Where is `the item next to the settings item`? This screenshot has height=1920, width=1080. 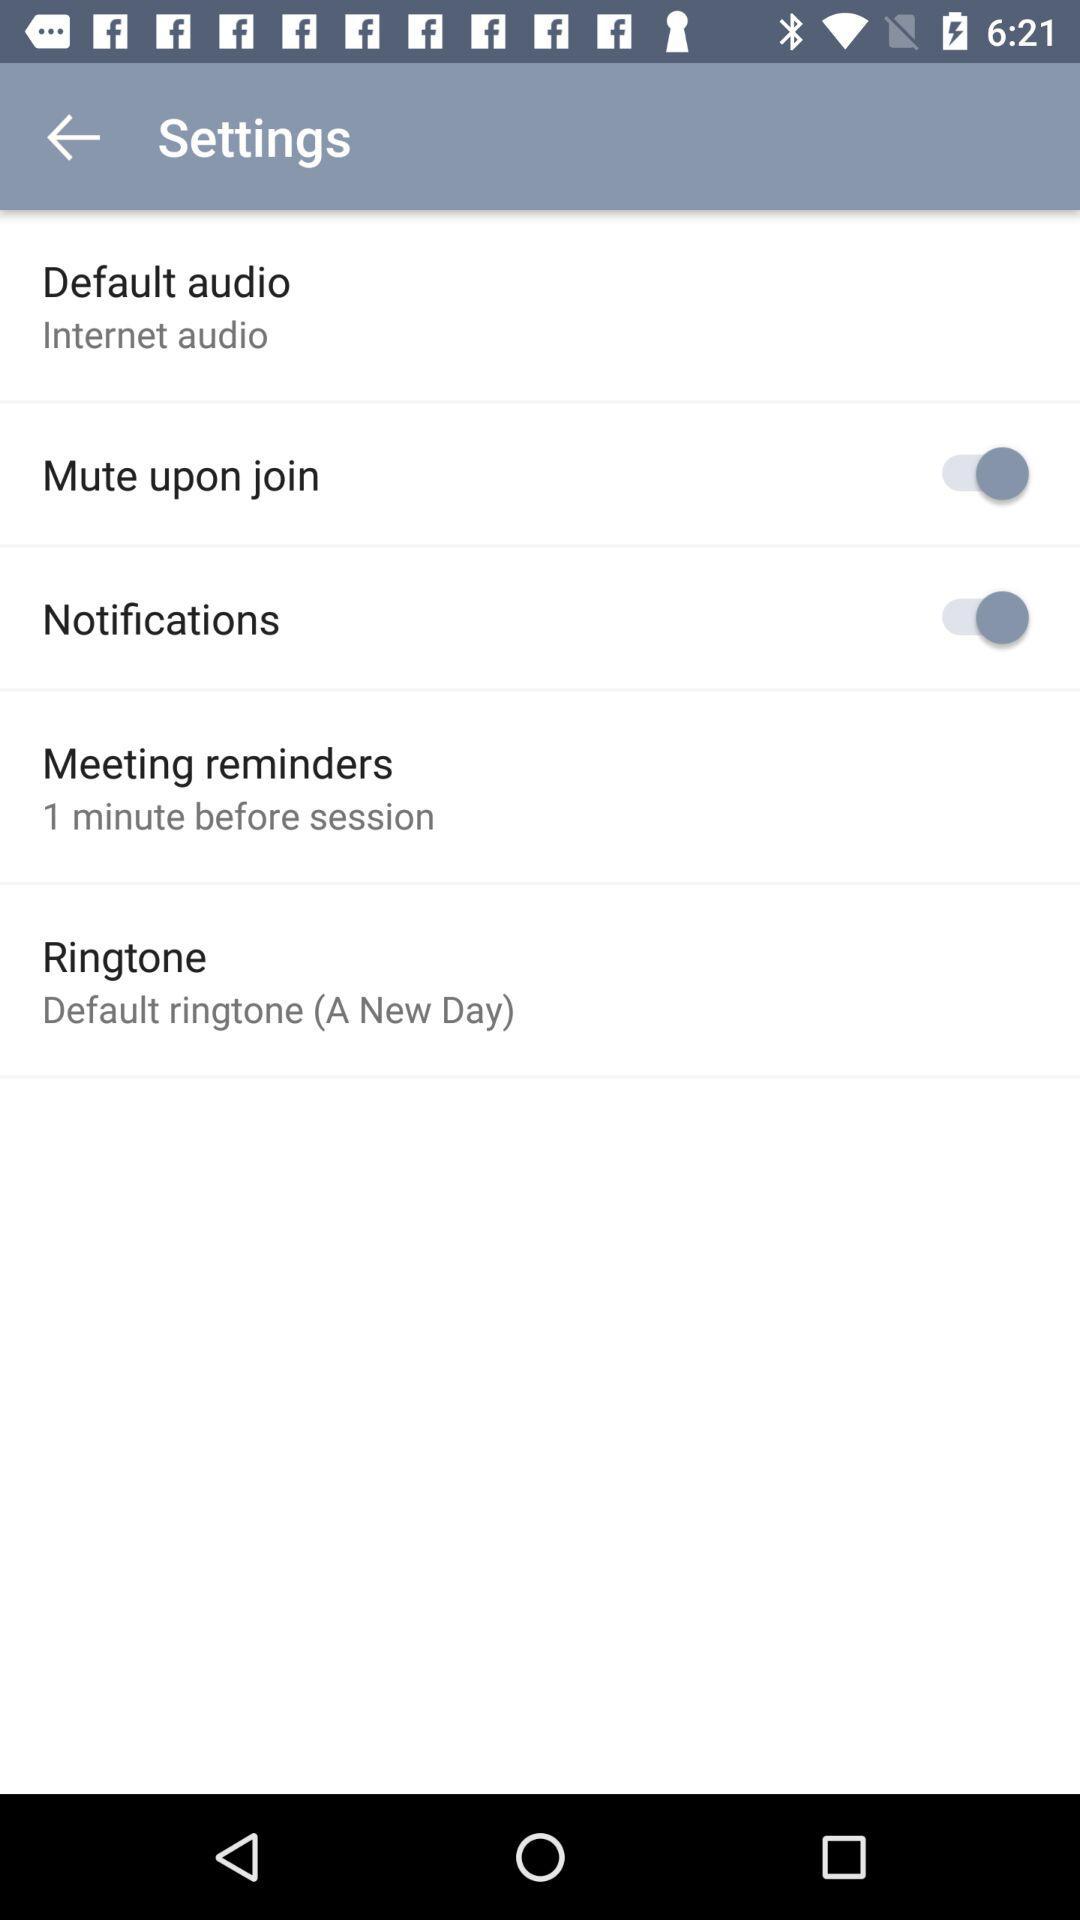 the item next to the settings item is located at coordinates (72, 135).